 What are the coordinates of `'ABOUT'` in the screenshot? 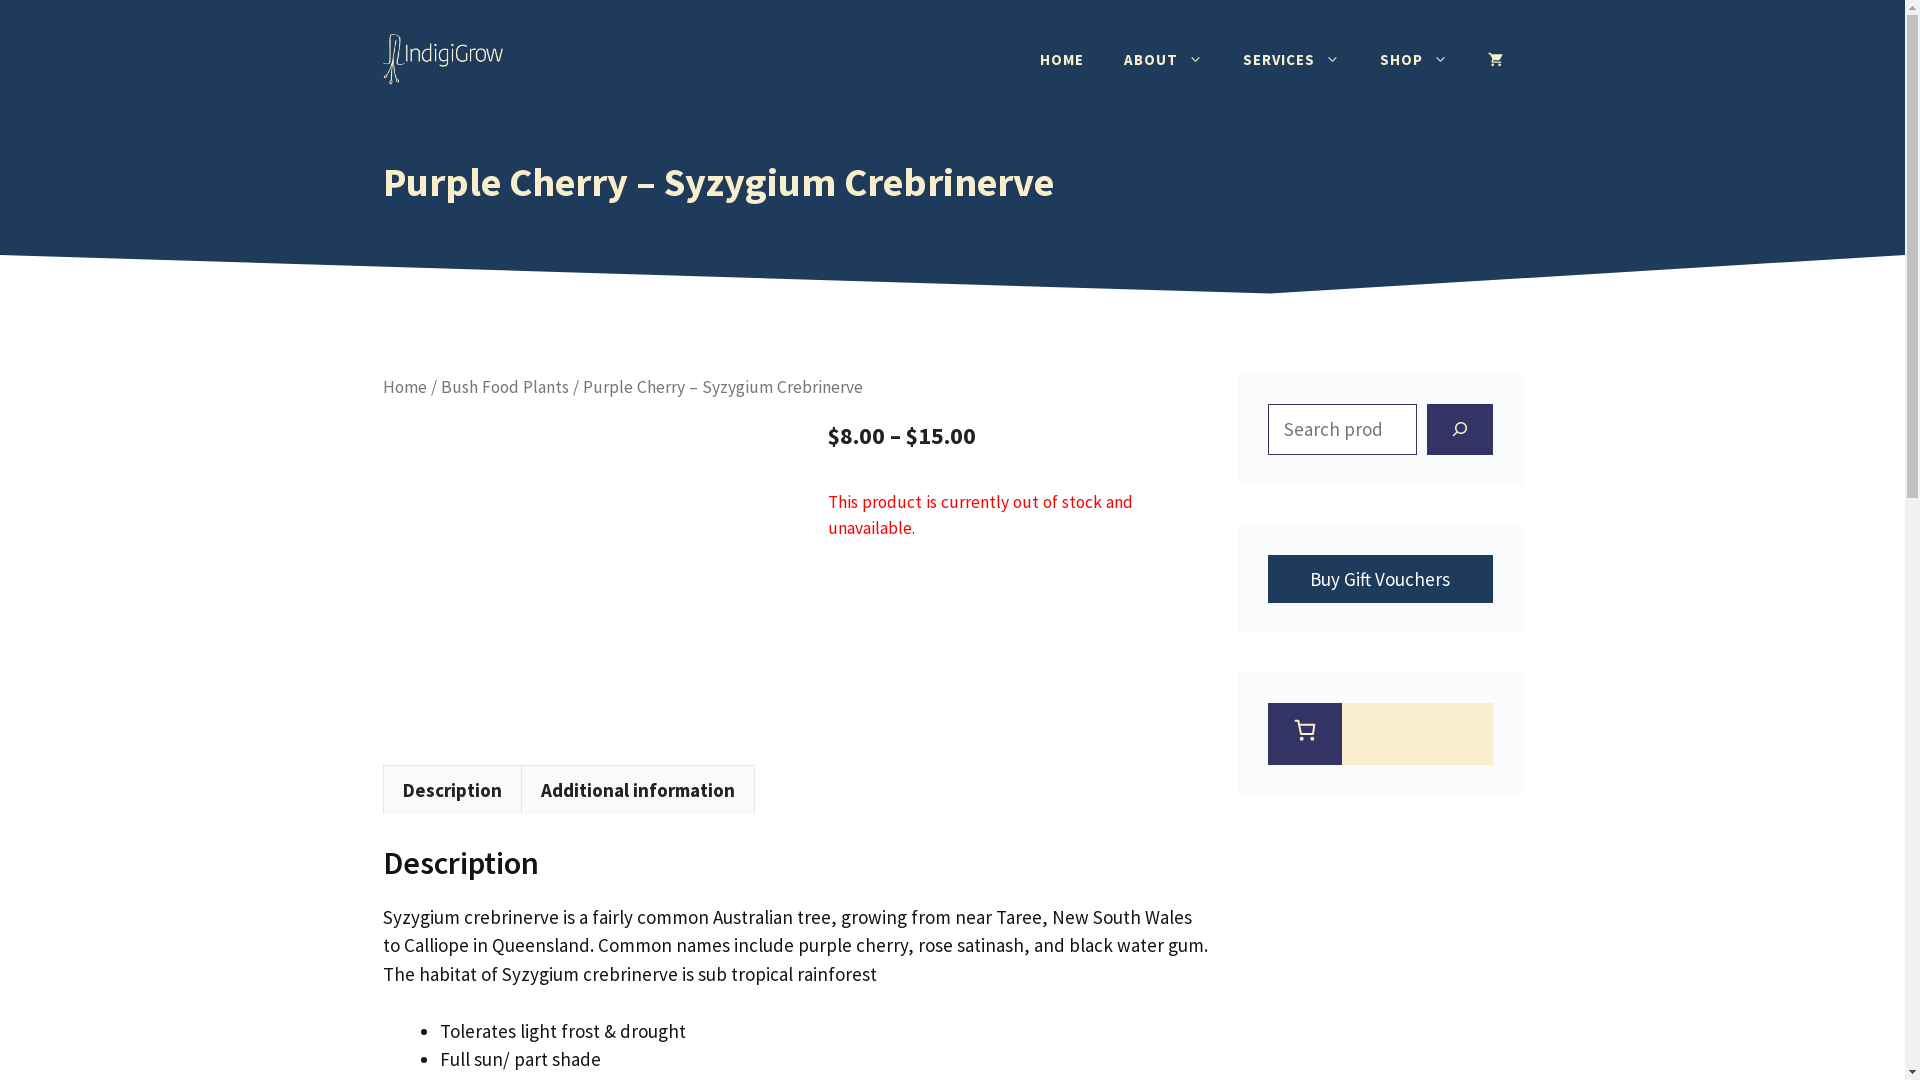 It's located at (1103, 59).